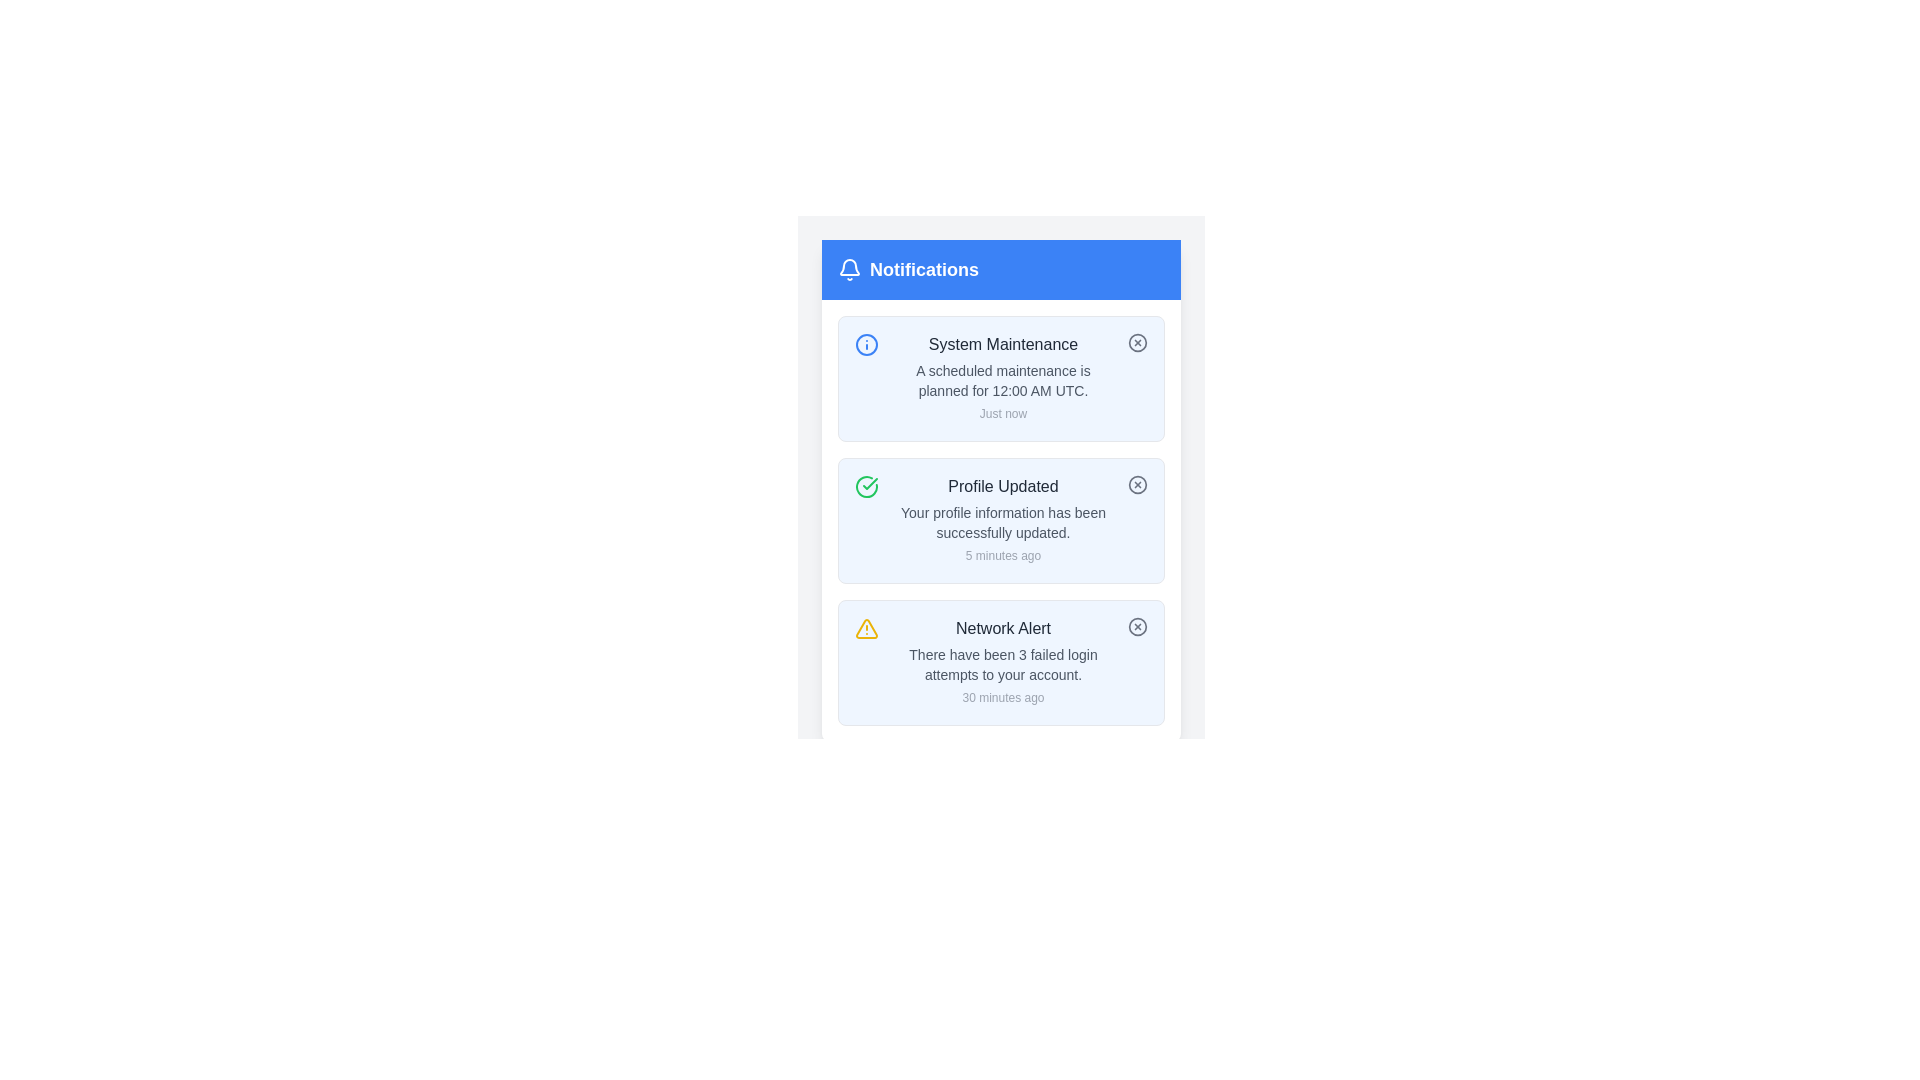  What do you see at coordinates (1003, 663) in the screenshot?
I see `Notification card alerting the user to three failed login attempts, located at the bottom of the notifications list` at bounding box center [1003, 663].